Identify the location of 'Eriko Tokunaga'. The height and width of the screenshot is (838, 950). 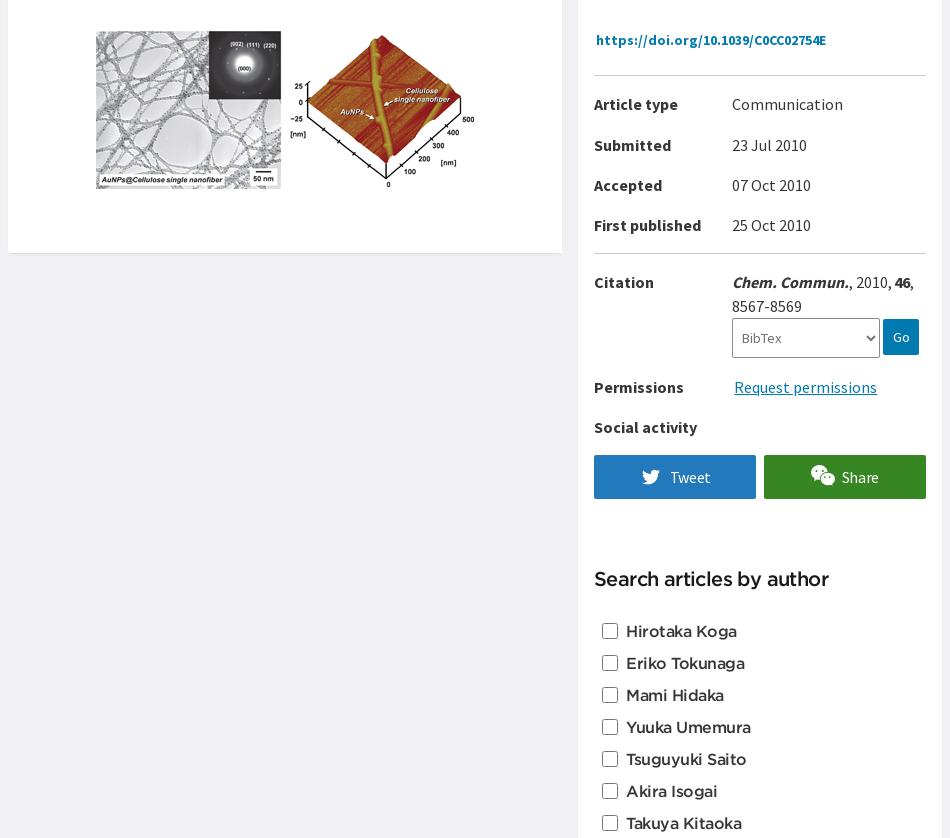
(685, 662).